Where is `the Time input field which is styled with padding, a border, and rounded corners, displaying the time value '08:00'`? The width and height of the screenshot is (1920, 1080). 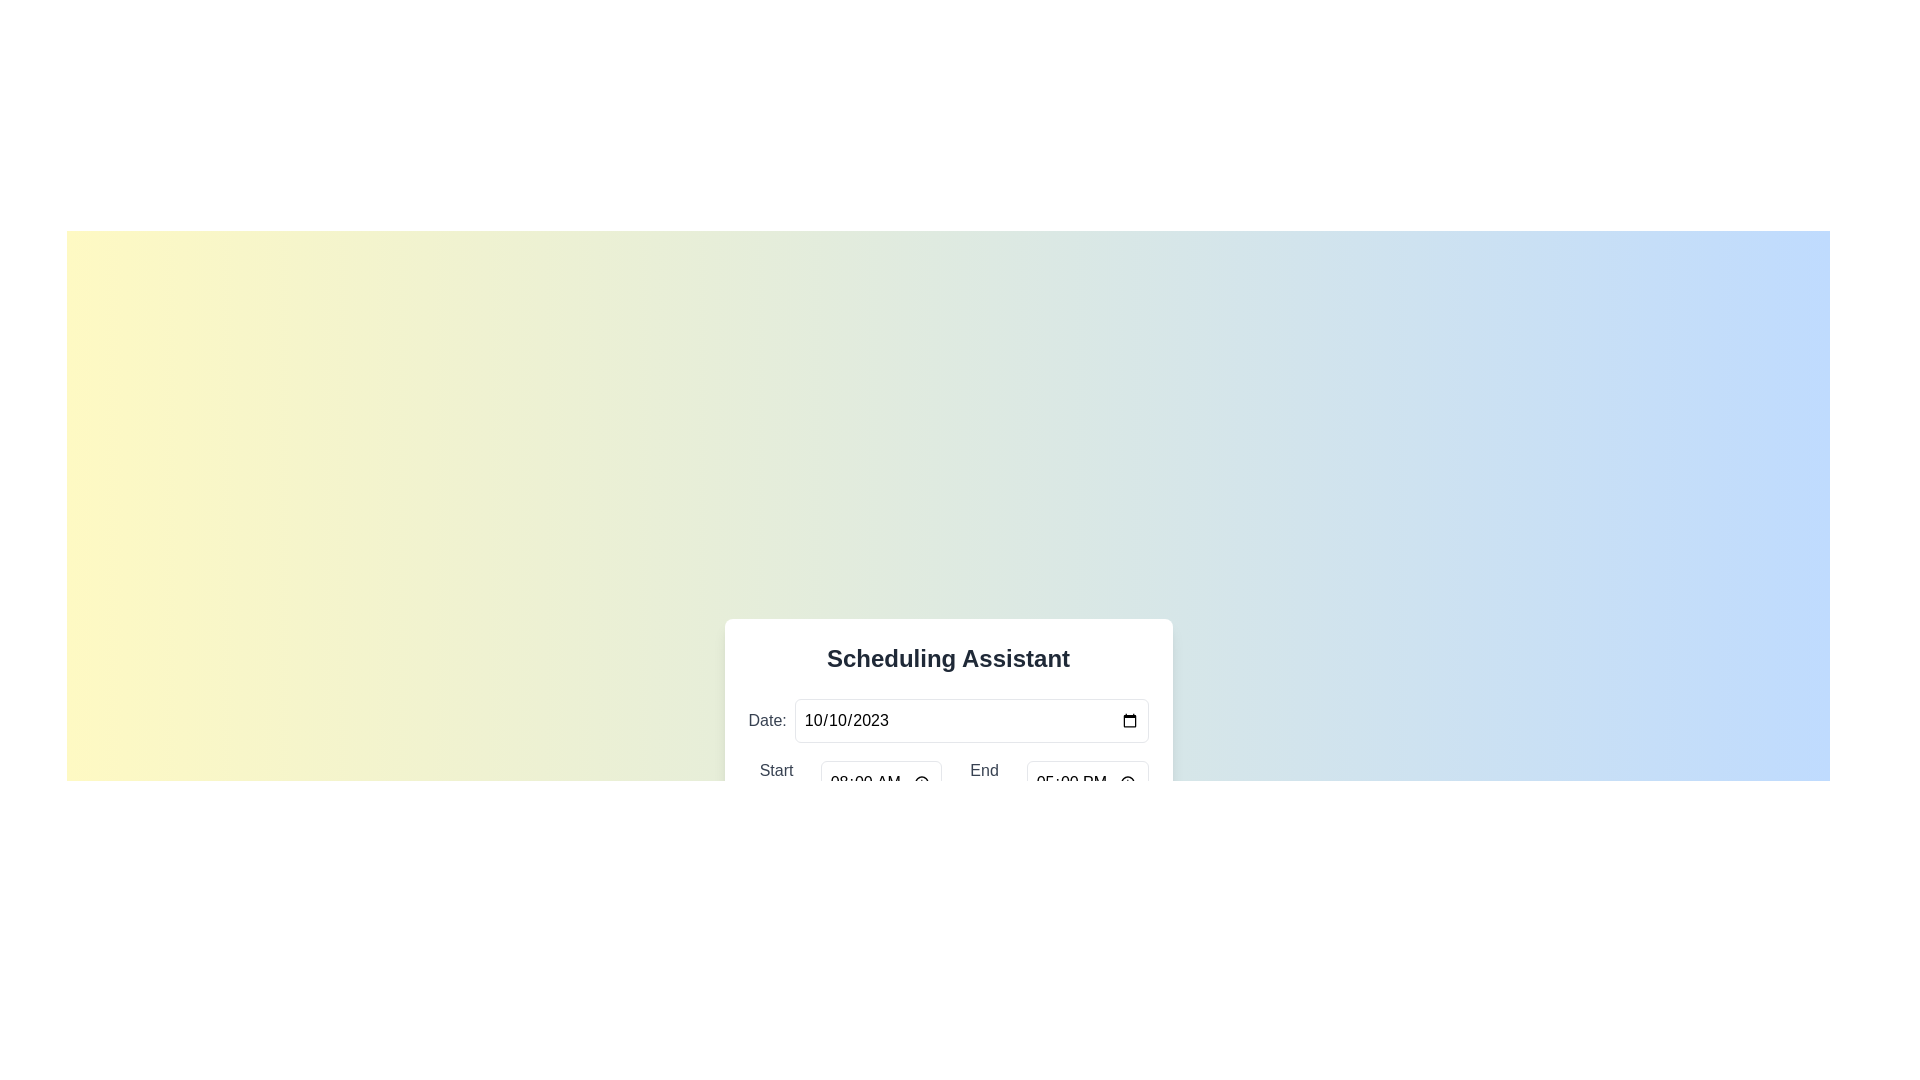 the Time input field which is styled with padding, a border, and rounded corners, displaying the time value '08:00' is located at coordinates (880, 782).